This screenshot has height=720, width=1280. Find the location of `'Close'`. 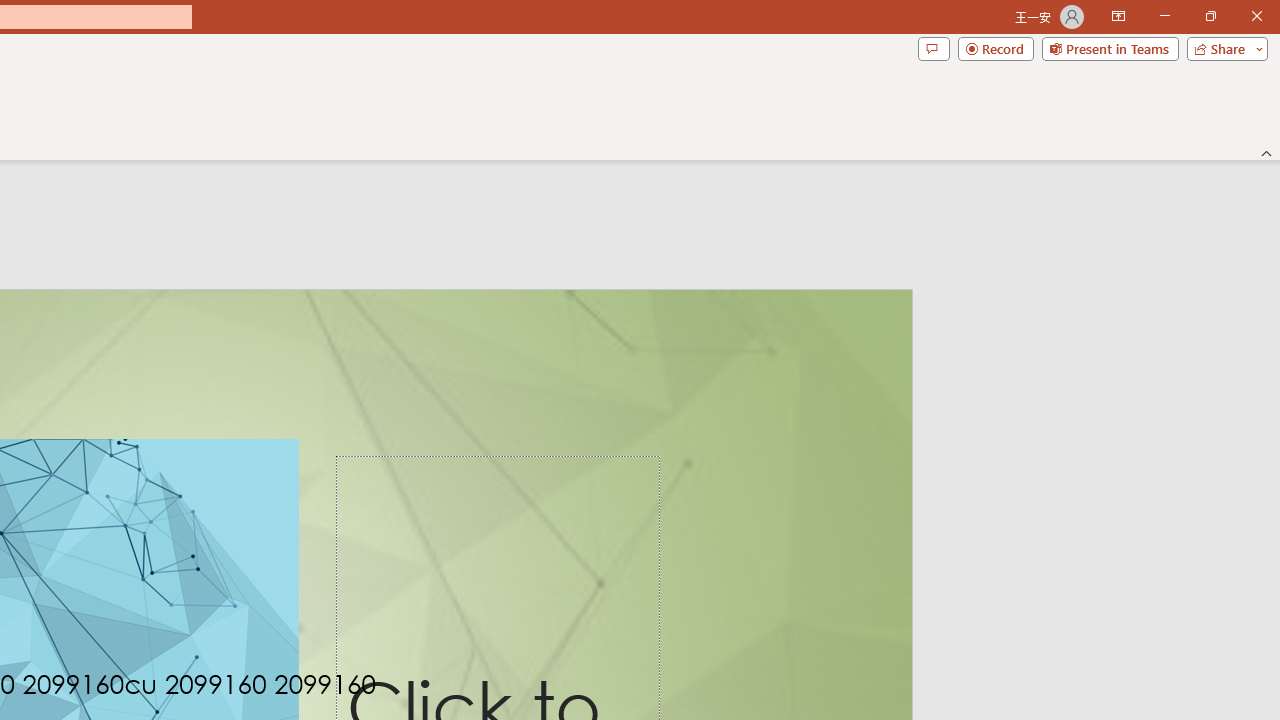

'Close' is located at coordinates (1255, 16).